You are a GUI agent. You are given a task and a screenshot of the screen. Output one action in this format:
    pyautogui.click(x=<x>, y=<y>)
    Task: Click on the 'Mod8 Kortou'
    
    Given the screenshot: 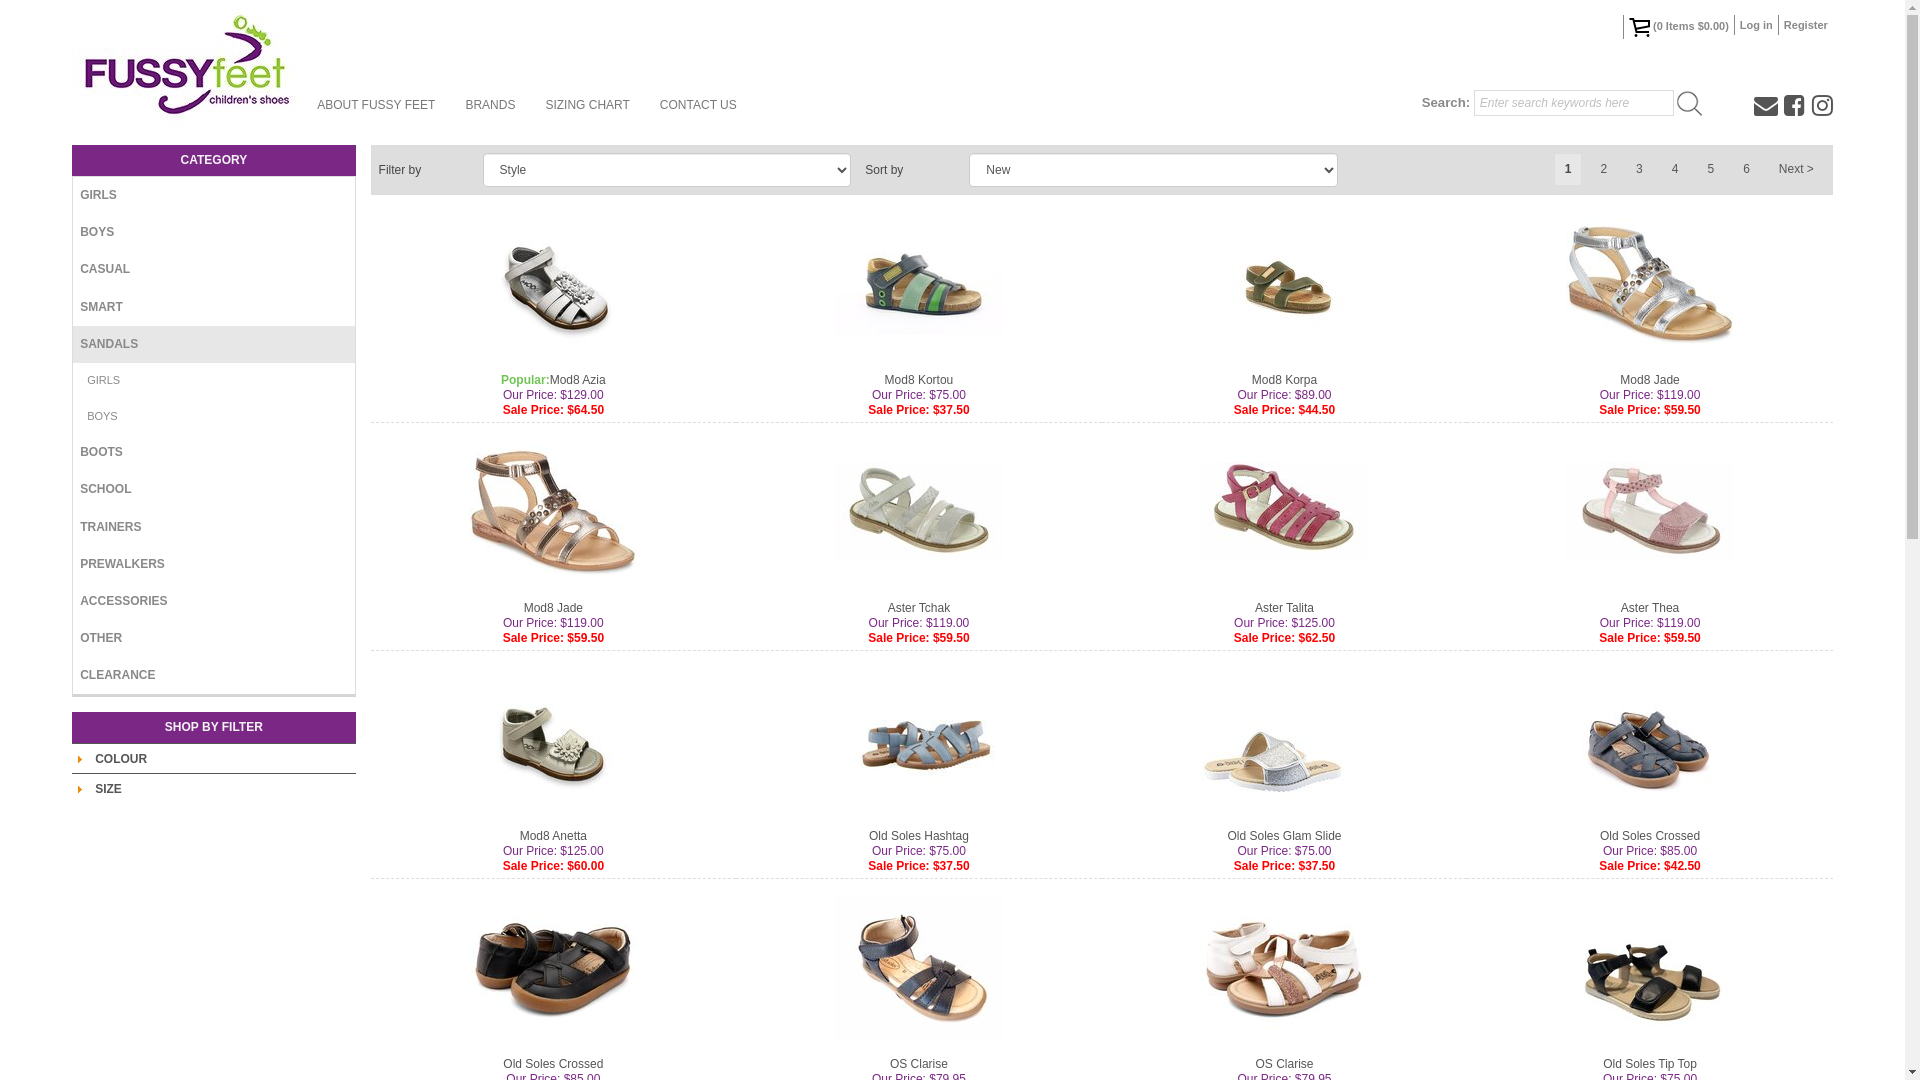 What is the action you would take?
    pyautogui.click(x=918, y=380)
    